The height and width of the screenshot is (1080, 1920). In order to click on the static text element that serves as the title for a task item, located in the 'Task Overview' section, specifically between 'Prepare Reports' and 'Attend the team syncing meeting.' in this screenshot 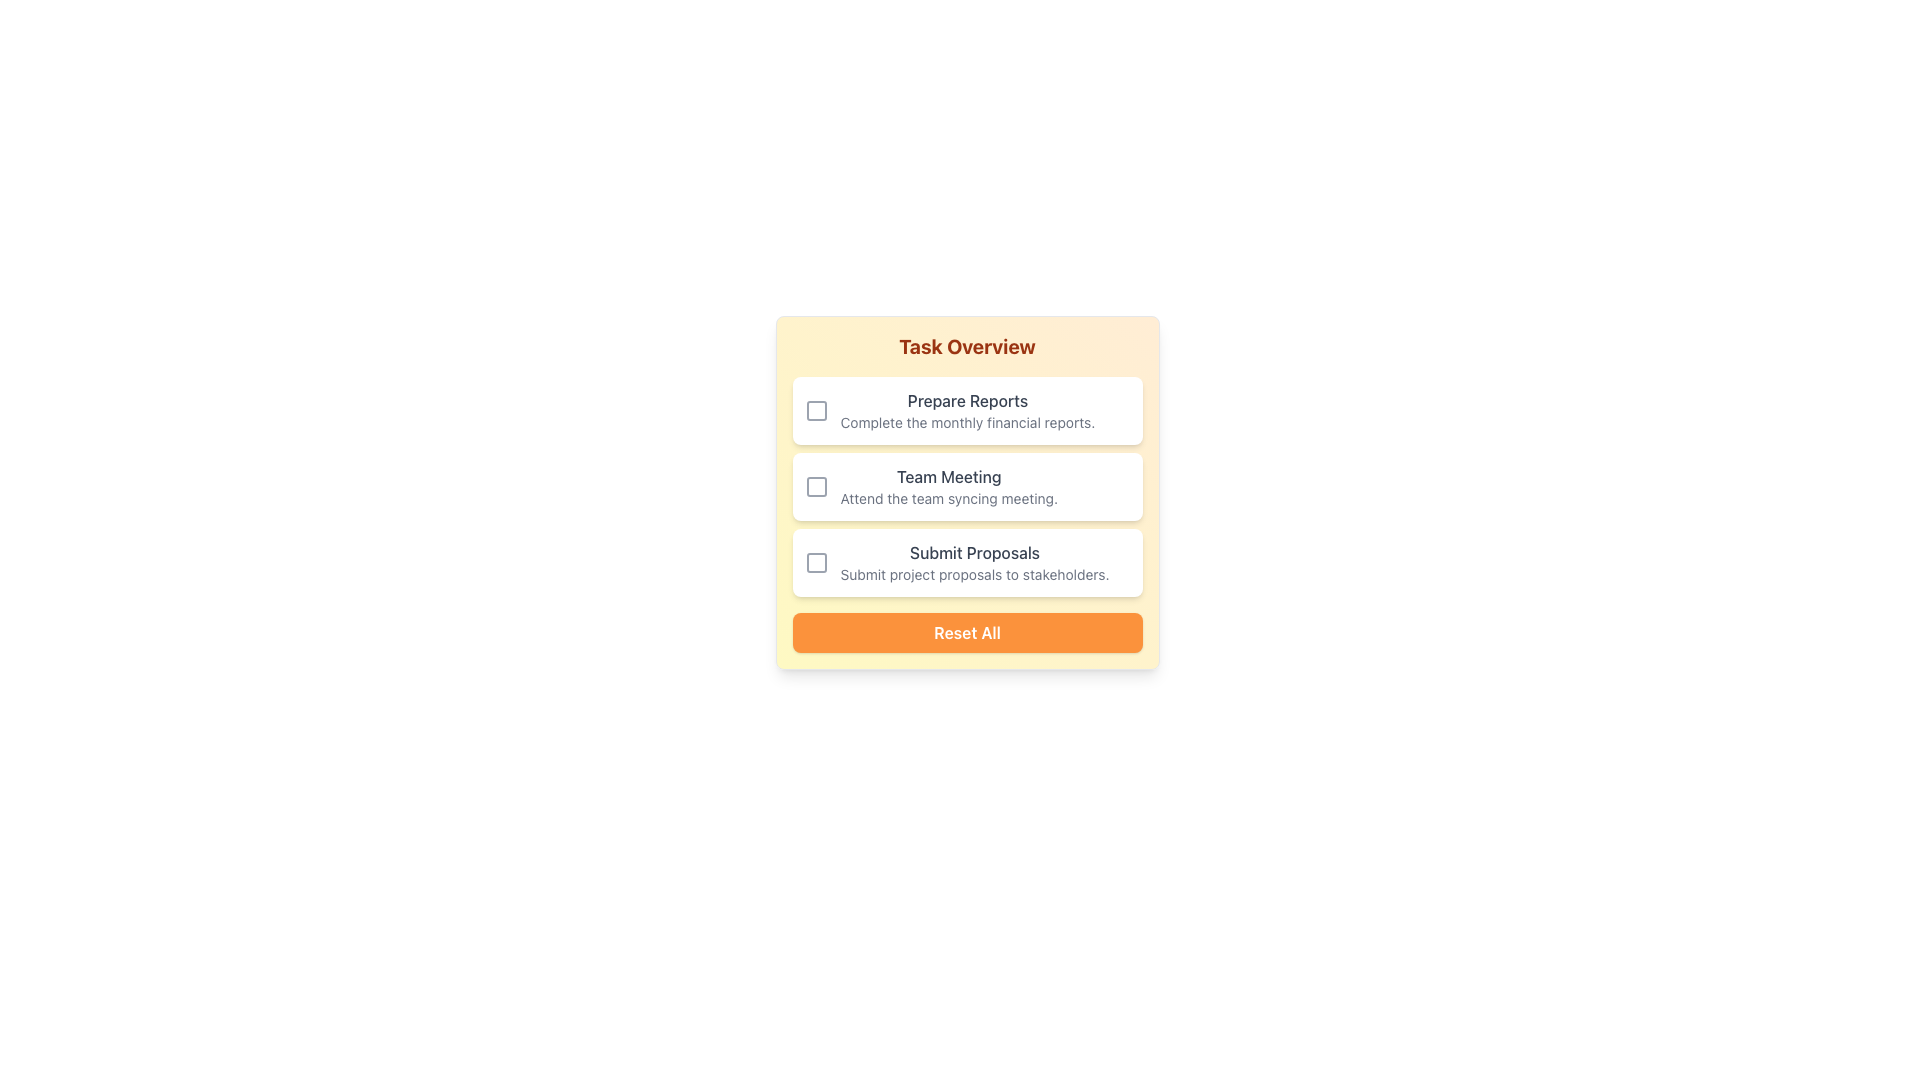, I will do `click(948, 477)`.